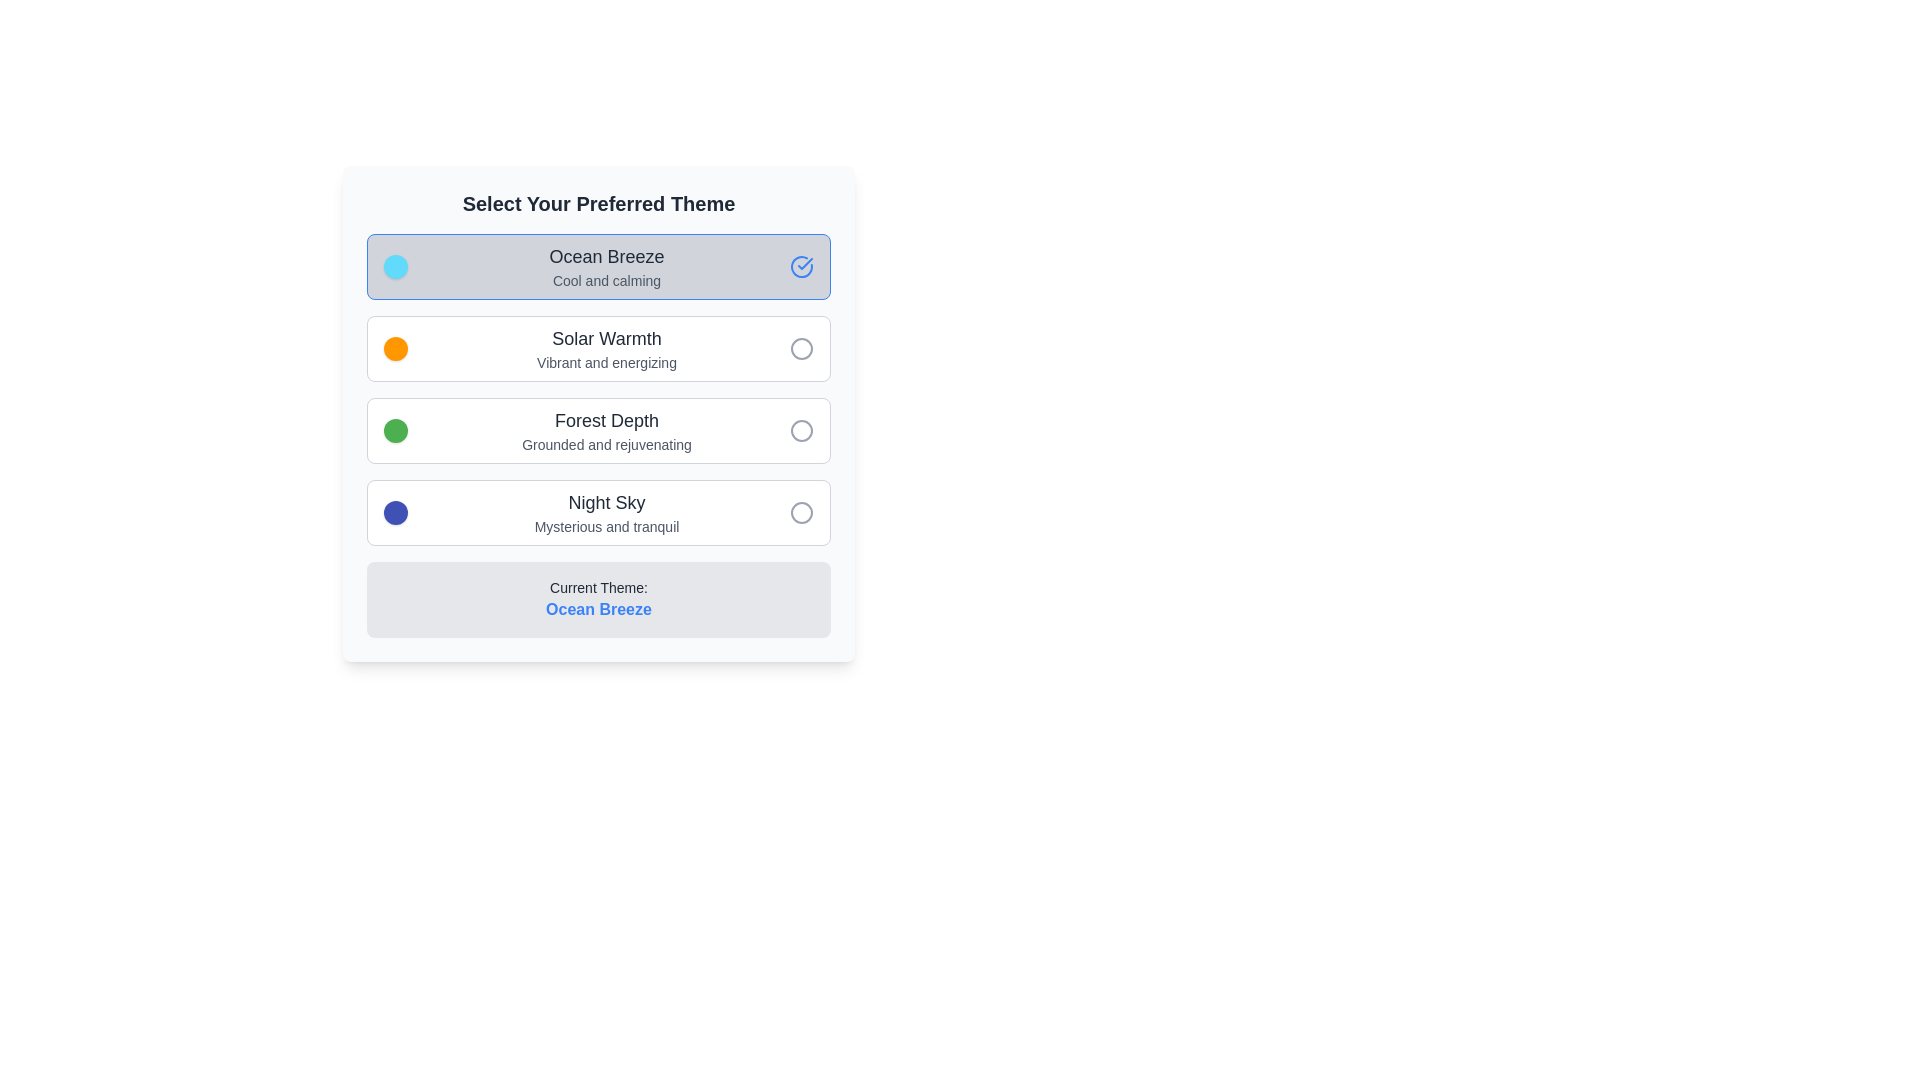 This screenshot has width=1920, height=1080. What do you see at coordinates (605, 501) in the screenshot?
I see `text label titled 'Night Sky' which is the fourth theme option in the vertical stack, accompanied by a circular blue theme indicator and a smaller descriptive text below it` at bounding box center [605, 501].